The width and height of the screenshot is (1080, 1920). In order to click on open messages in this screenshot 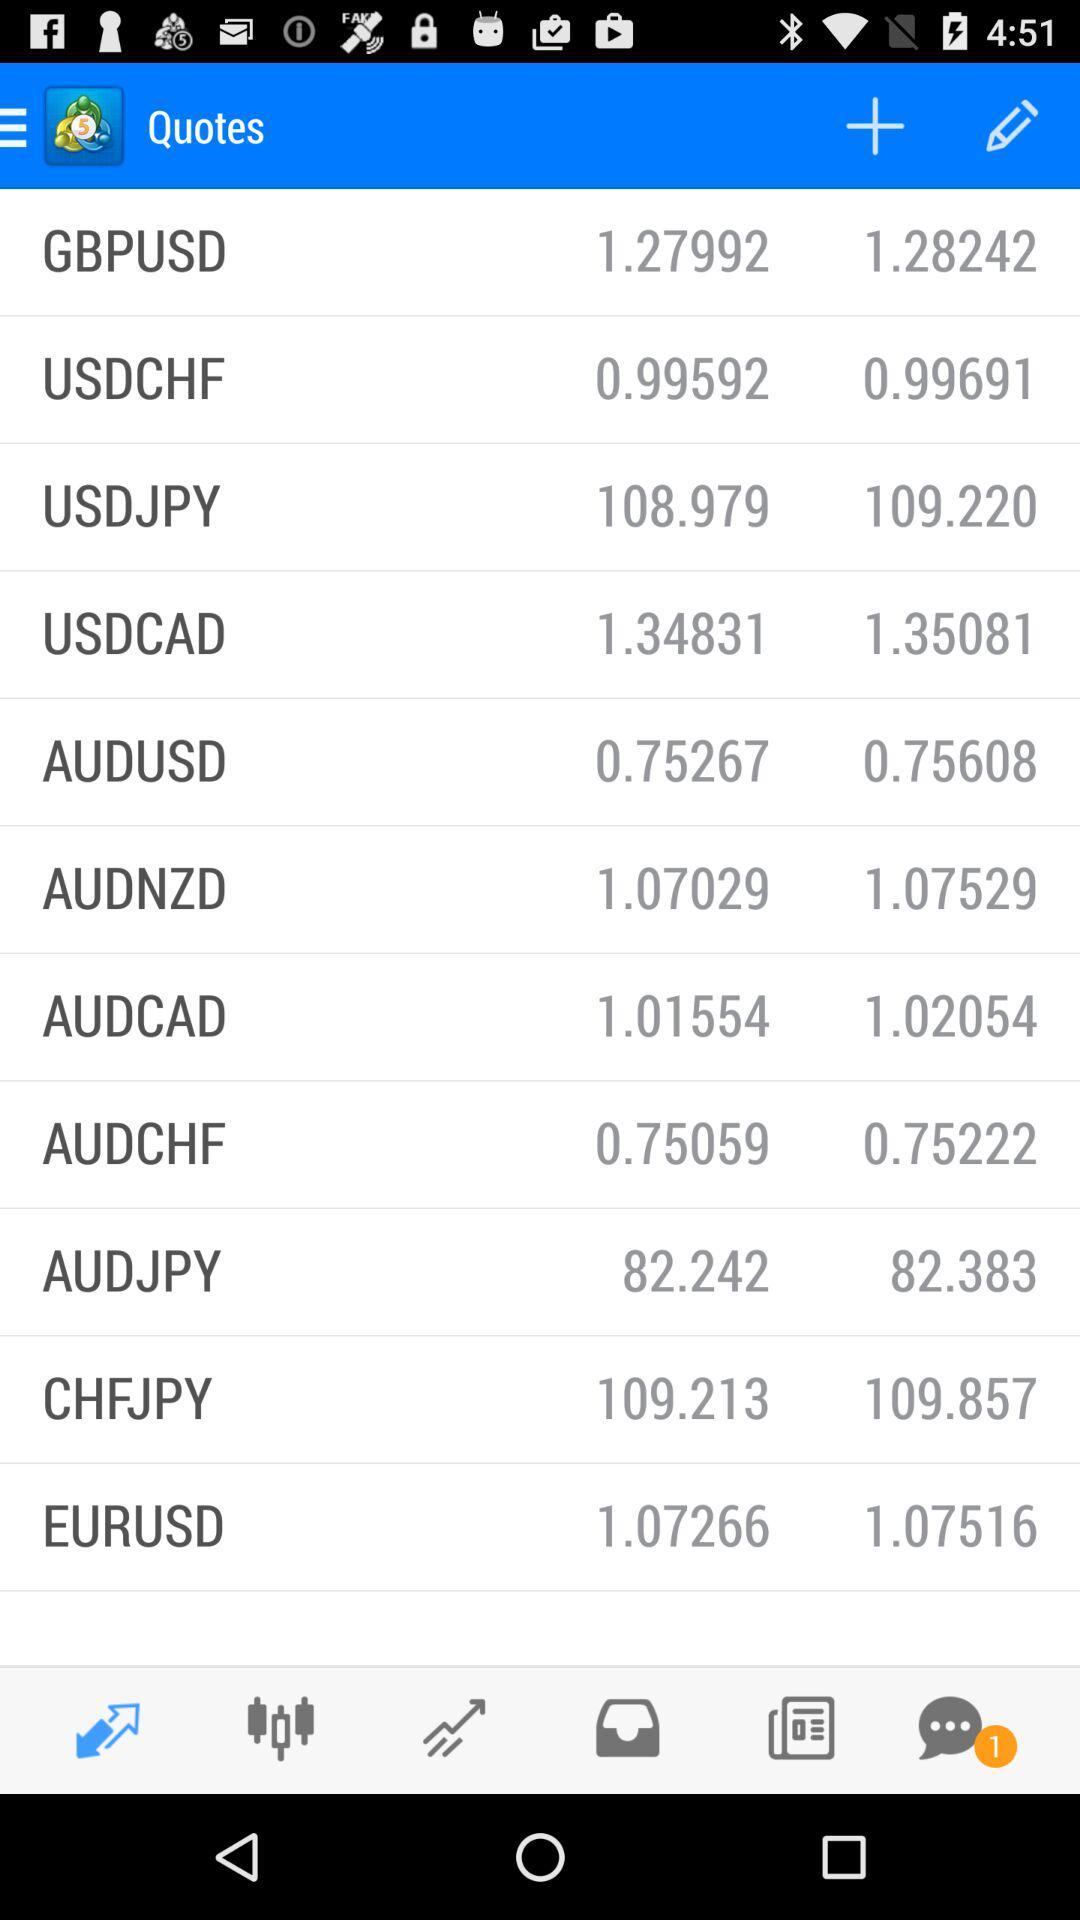, I will do `click(949, 1727)`.